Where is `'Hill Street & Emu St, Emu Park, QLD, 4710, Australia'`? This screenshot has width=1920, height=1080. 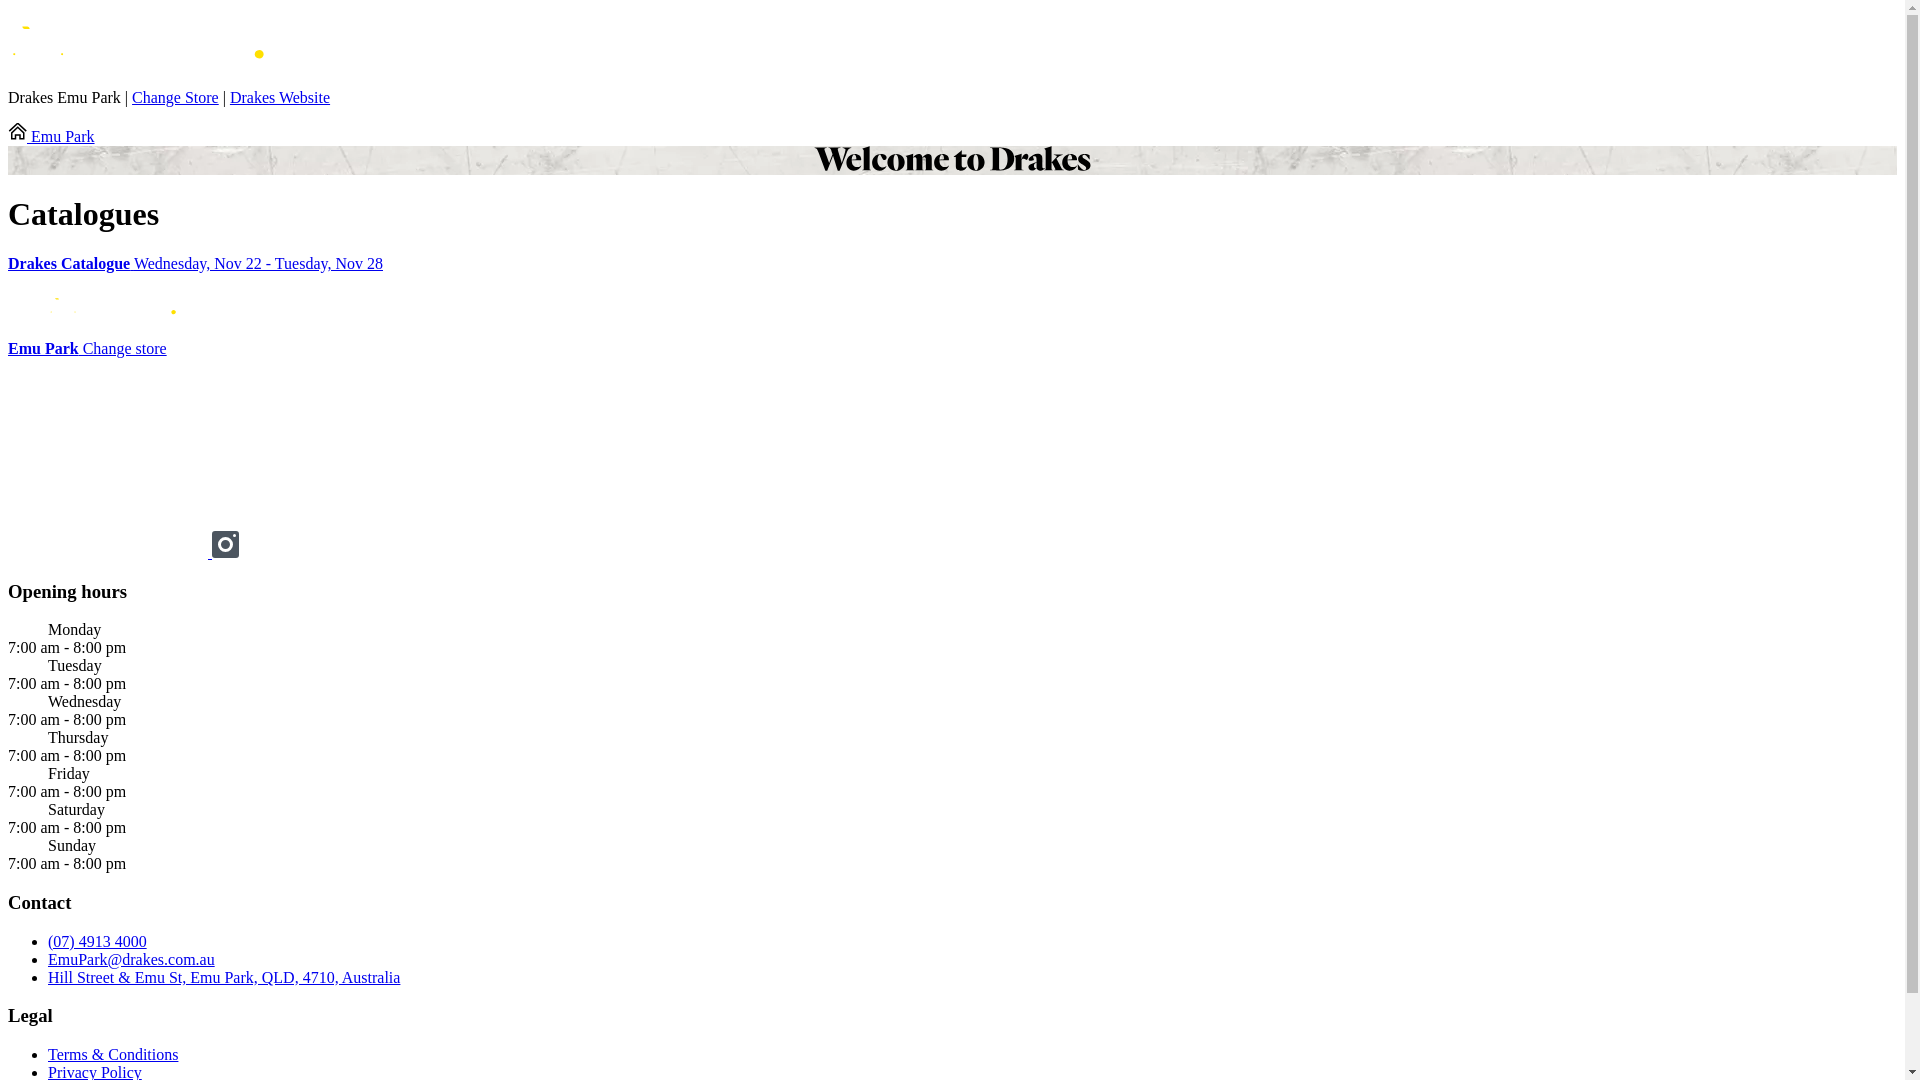
'Hill Street & Emu St, Emu Park, QLD, 4710, Australia' is located at coordinates (224, 976).